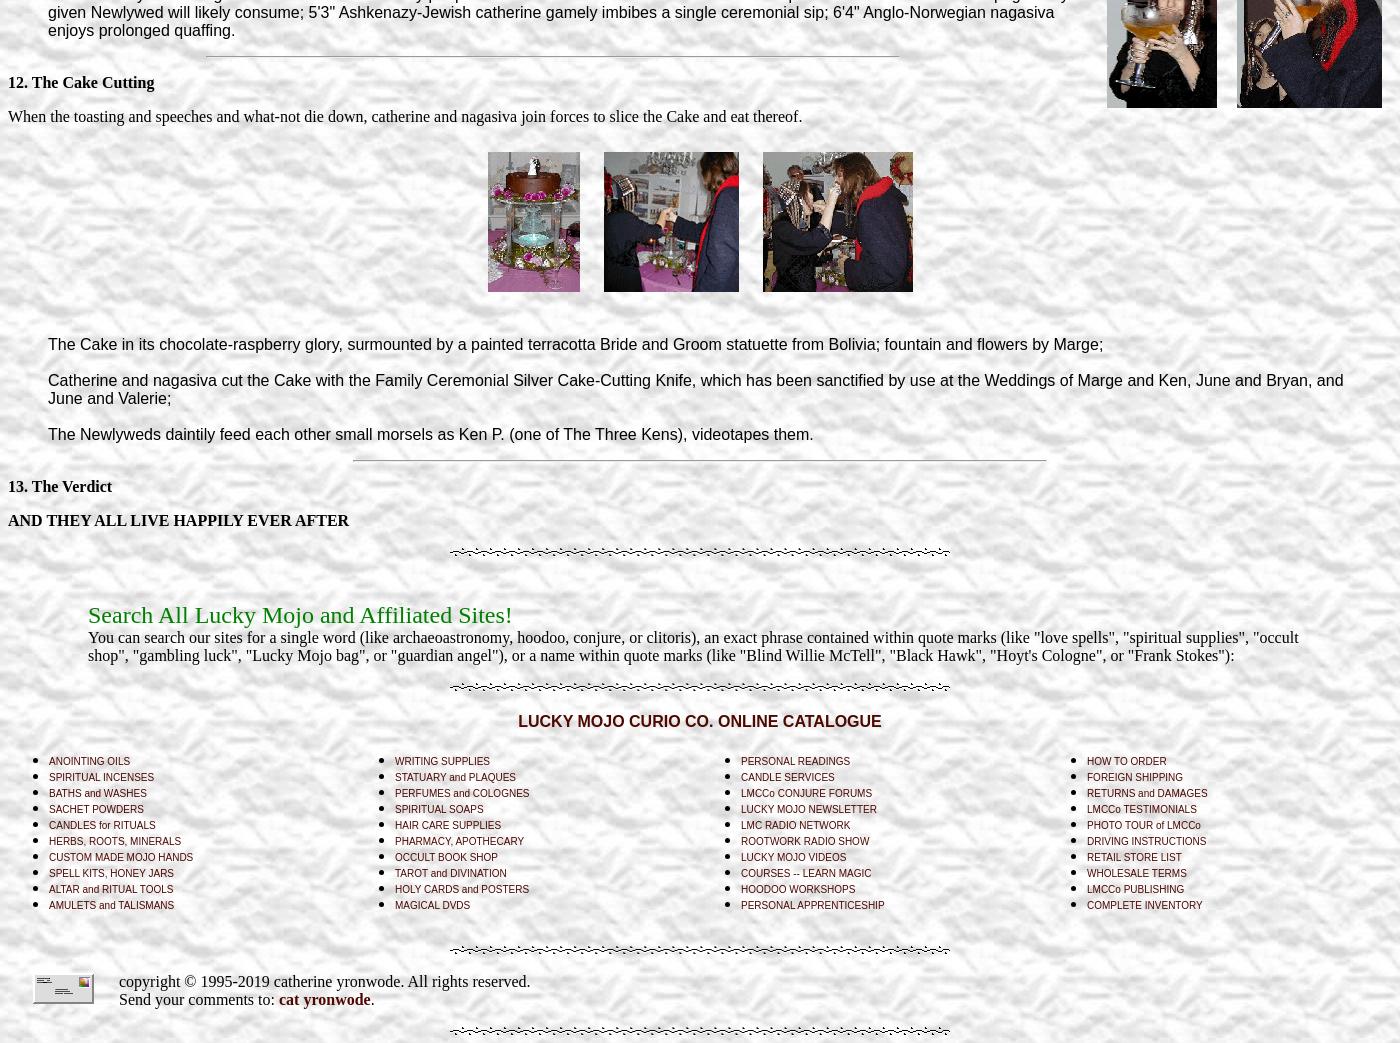 This screenshot has height=1043, width=1400. What do you see at coordinates (795, 759) in the screenshot?
I see `'PERSONAL READINGS'` at bounding box center [795, 759].